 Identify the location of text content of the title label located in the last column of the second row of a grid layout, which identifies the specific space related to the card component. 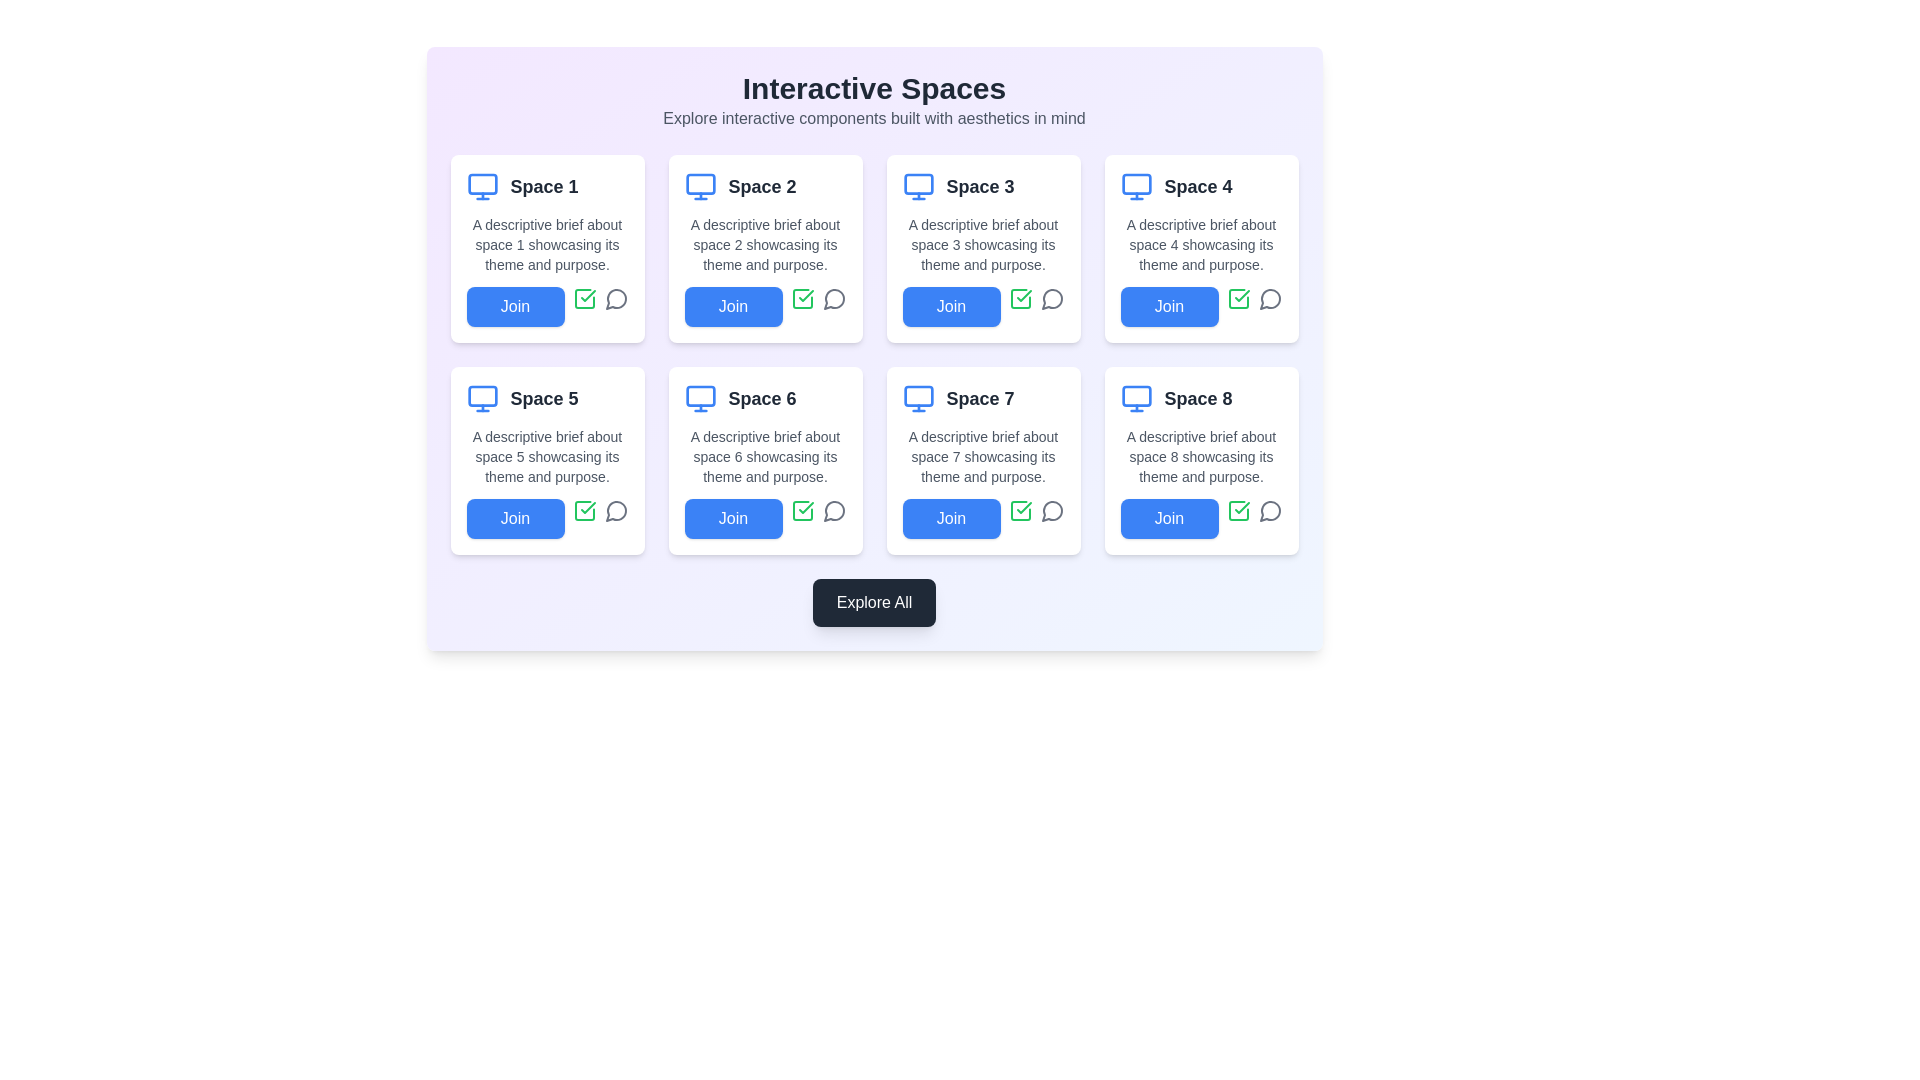
(1198, 398).